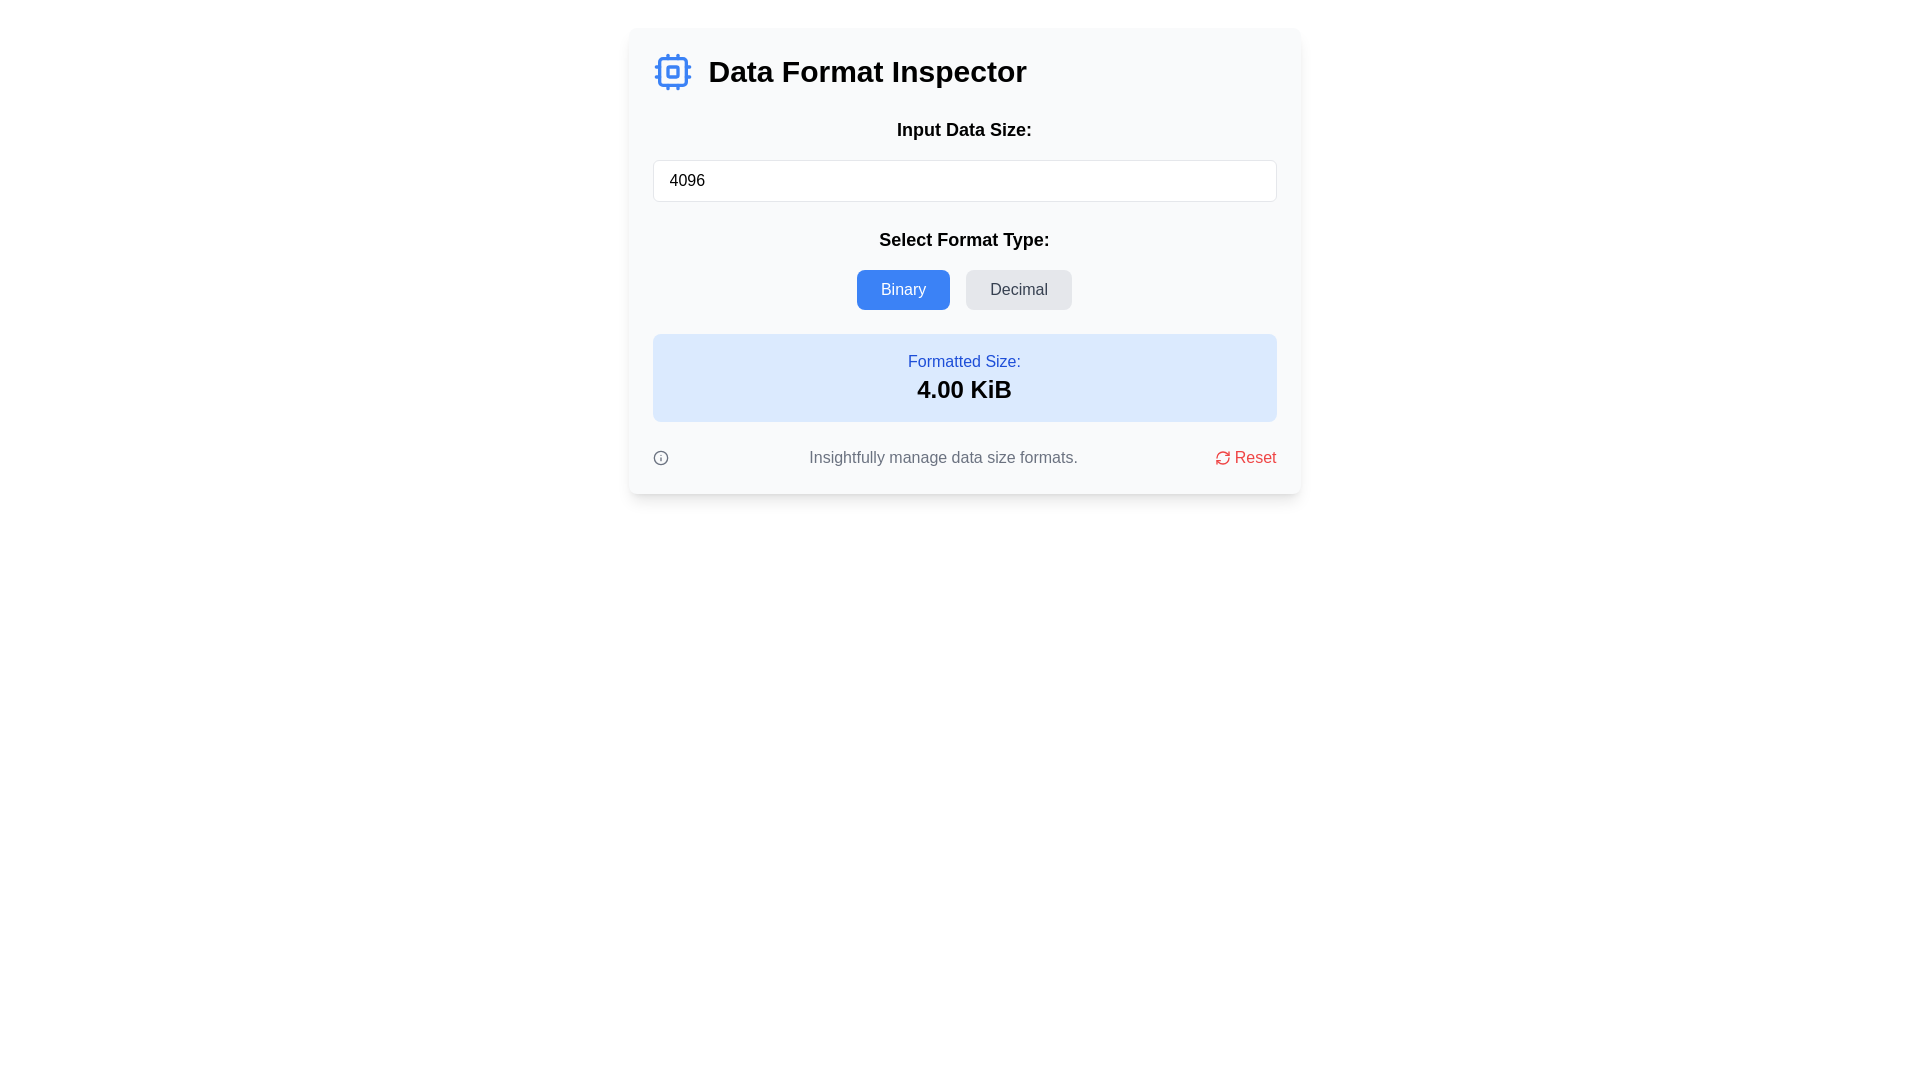  What do you see at coordinates (867, 71) in the screenshot?
I see `text element displaying 'Data Format Inspector', which is a prominent heading styled in bold at the top of the interface` at bounding box center [867, 71].